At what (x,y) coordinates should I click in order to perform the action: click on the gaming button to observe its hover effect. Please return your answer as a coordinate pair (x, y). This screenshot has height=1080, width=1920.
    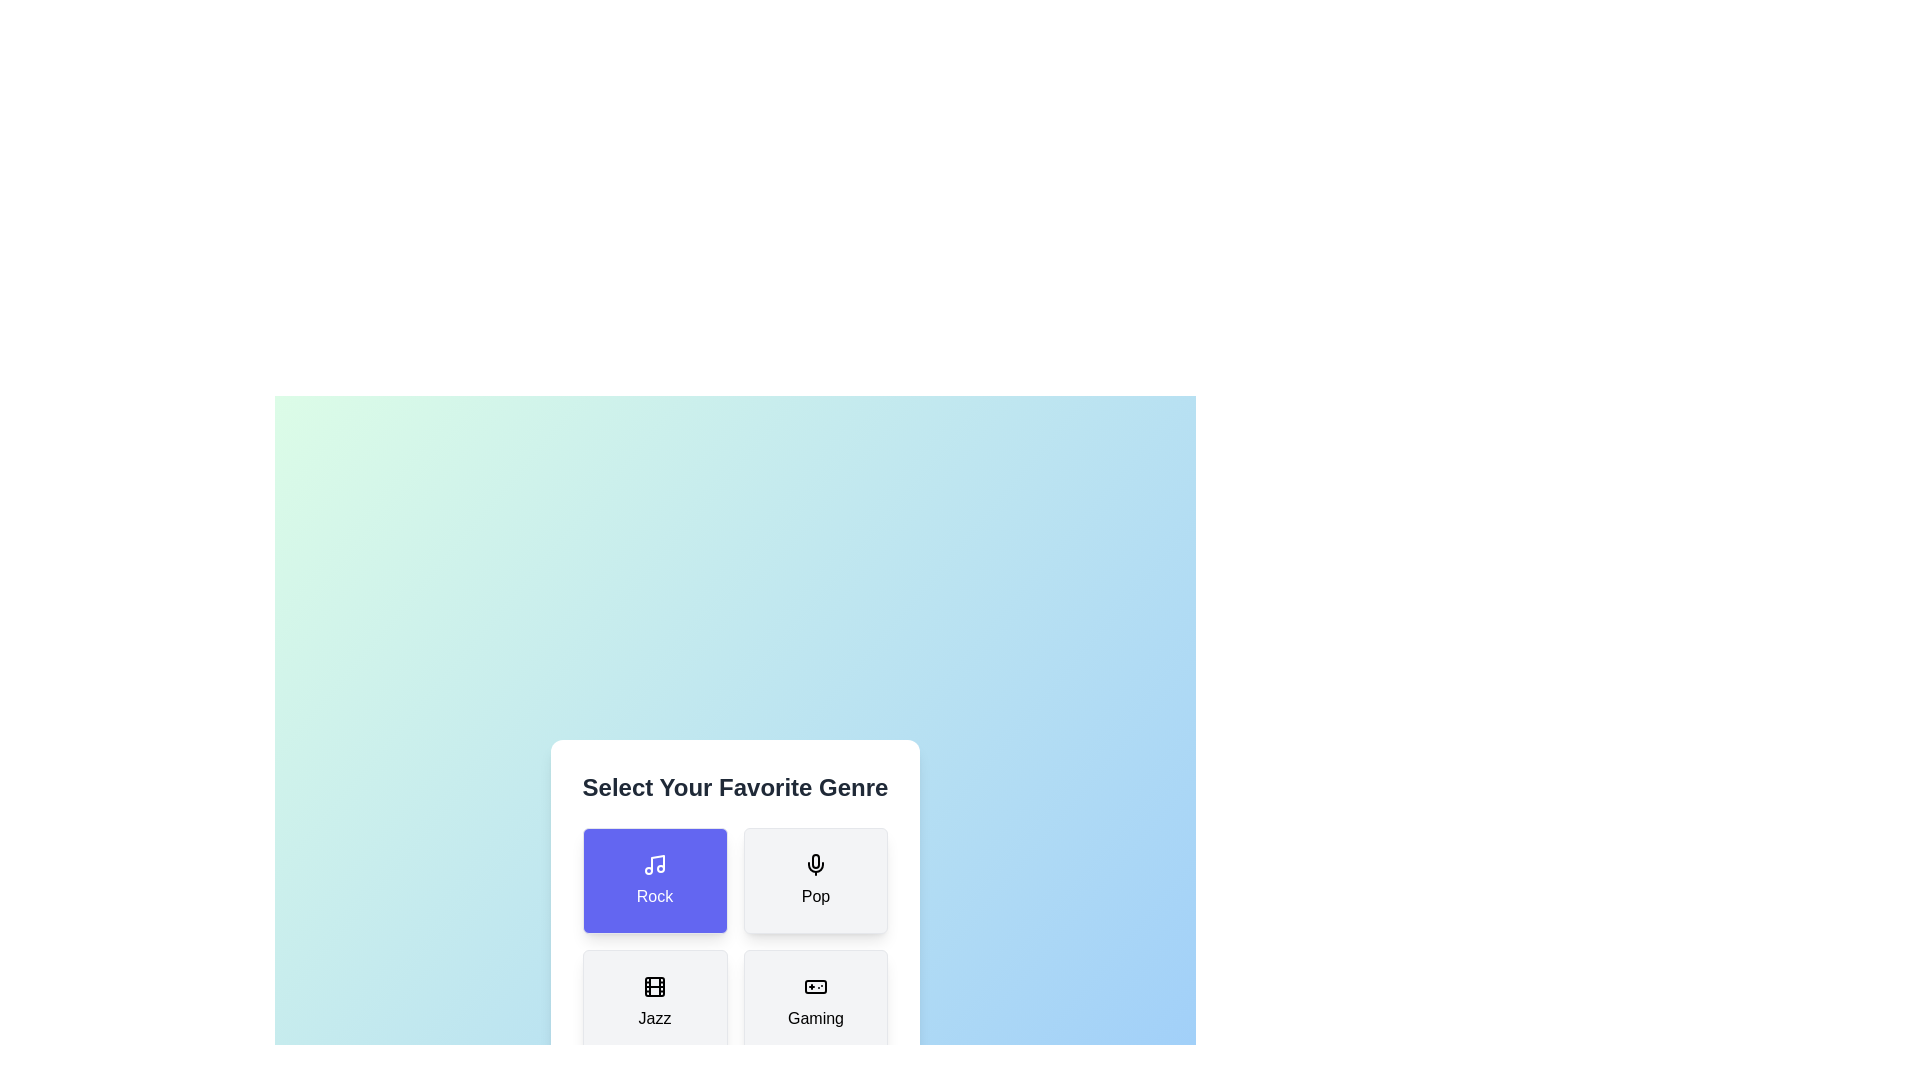
    Looking at the image, I should click on (815, 1002).